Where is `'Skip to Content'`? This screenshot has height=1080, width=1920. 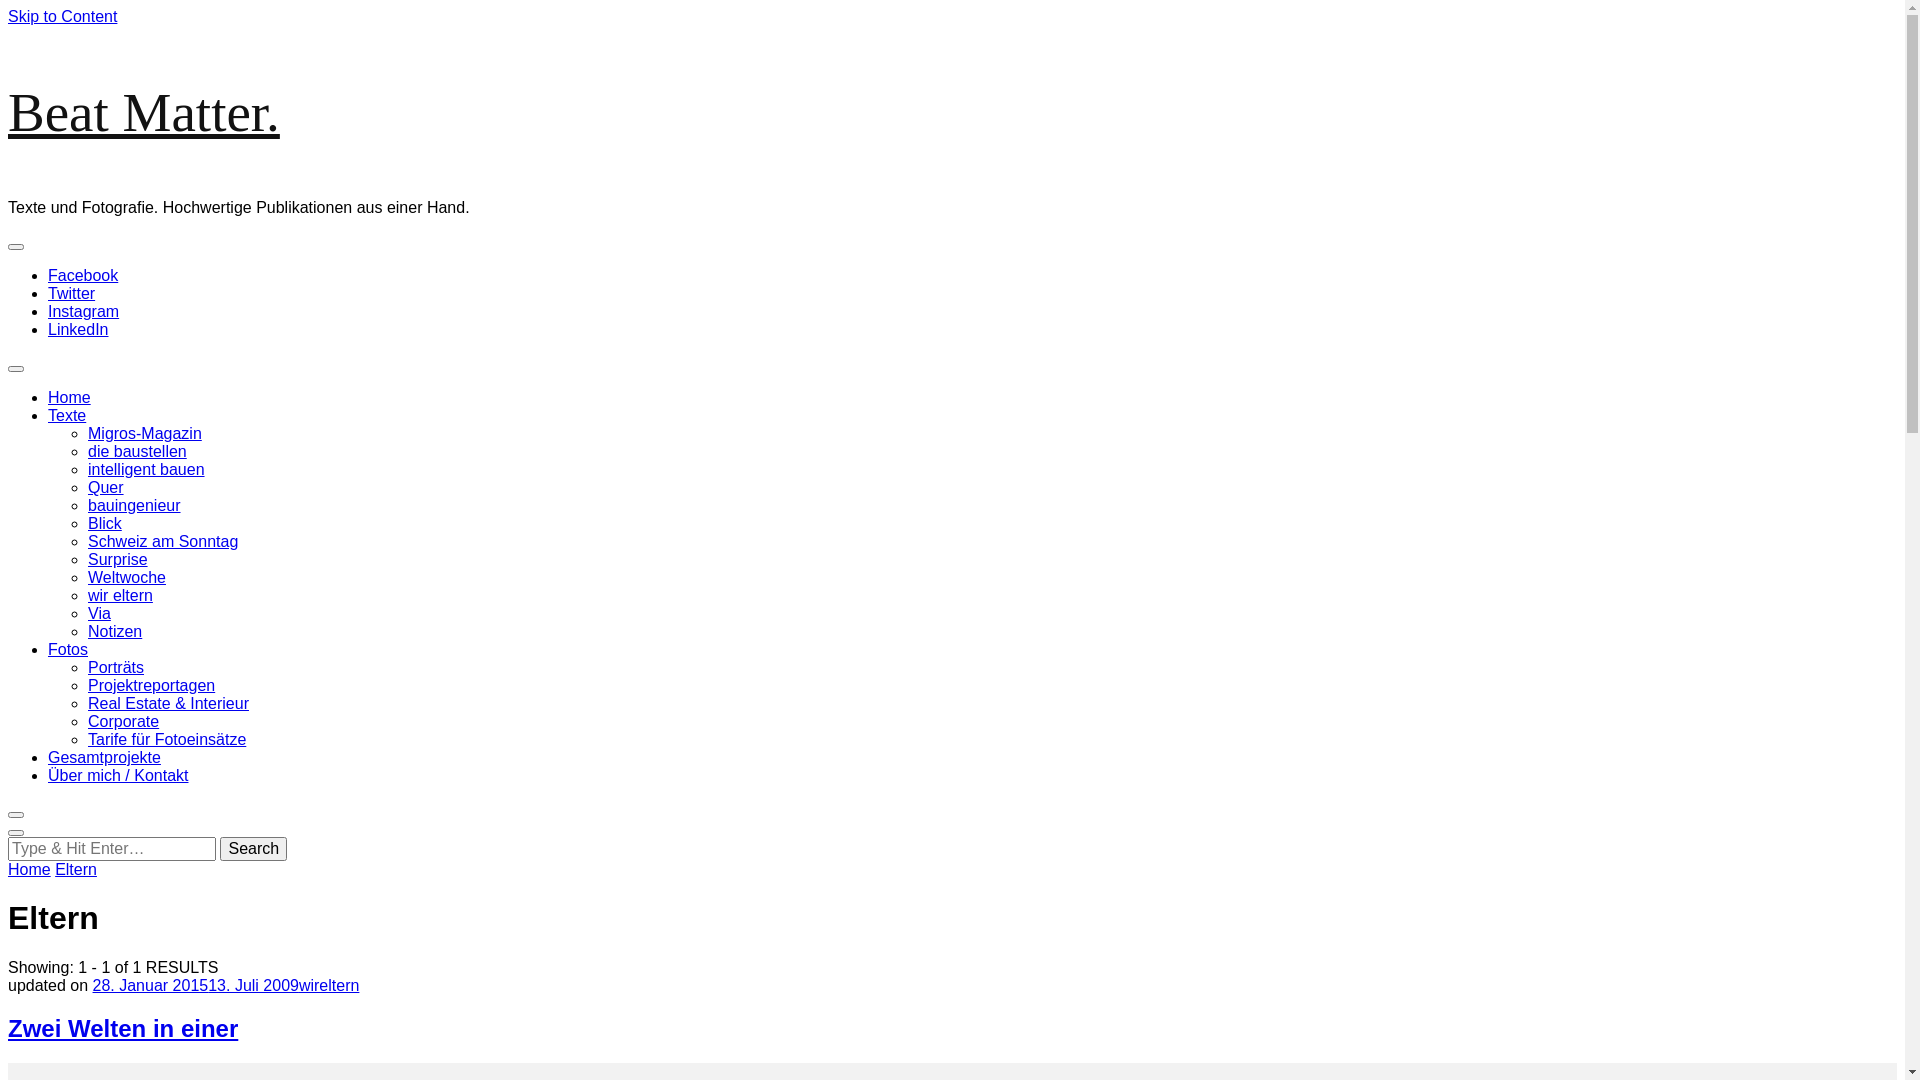 'Skip to Content' is located at coordinates (62, 16).